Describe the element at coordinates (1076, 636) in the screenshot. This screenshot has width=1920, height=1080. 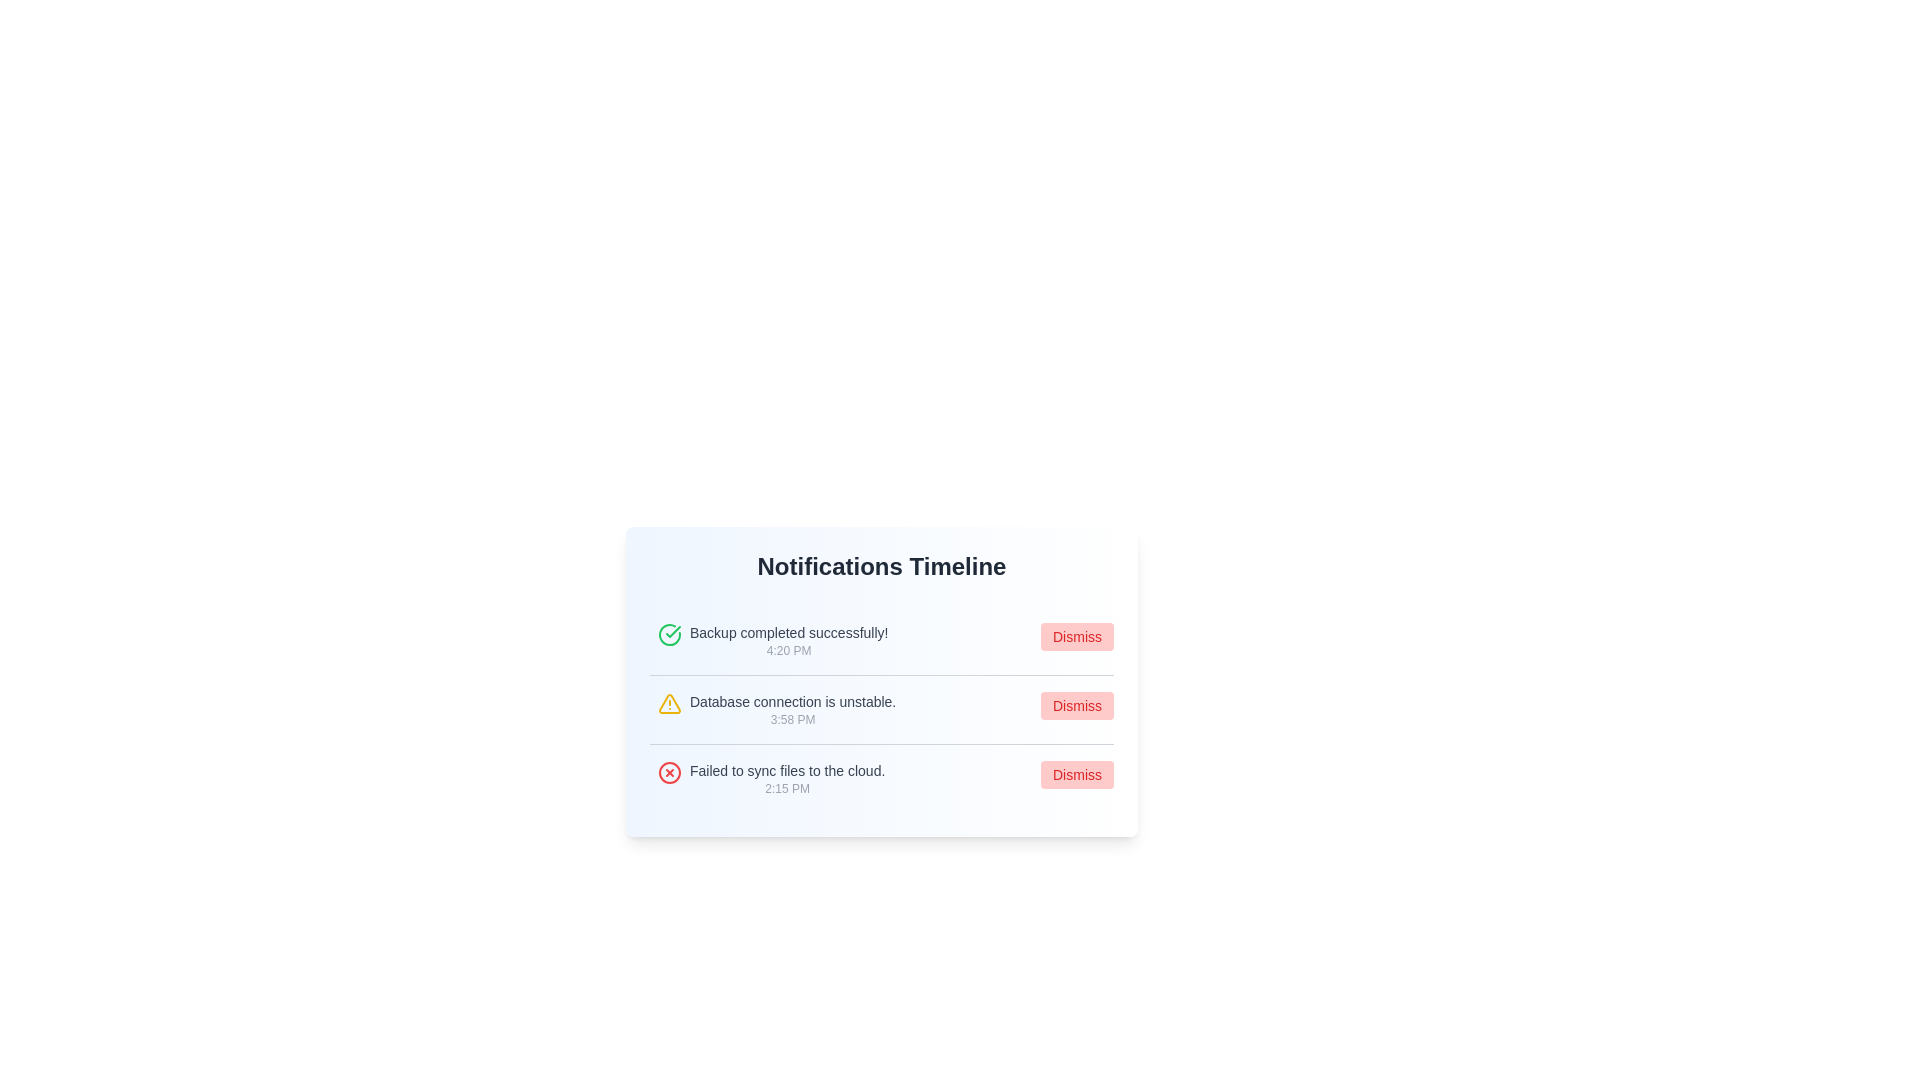
I see `the red 'Dismiss' button located in the topmost notification row of the 'Notifications Timeline', which is adjacent to the message 'Backup completed successfully!'` at that location.